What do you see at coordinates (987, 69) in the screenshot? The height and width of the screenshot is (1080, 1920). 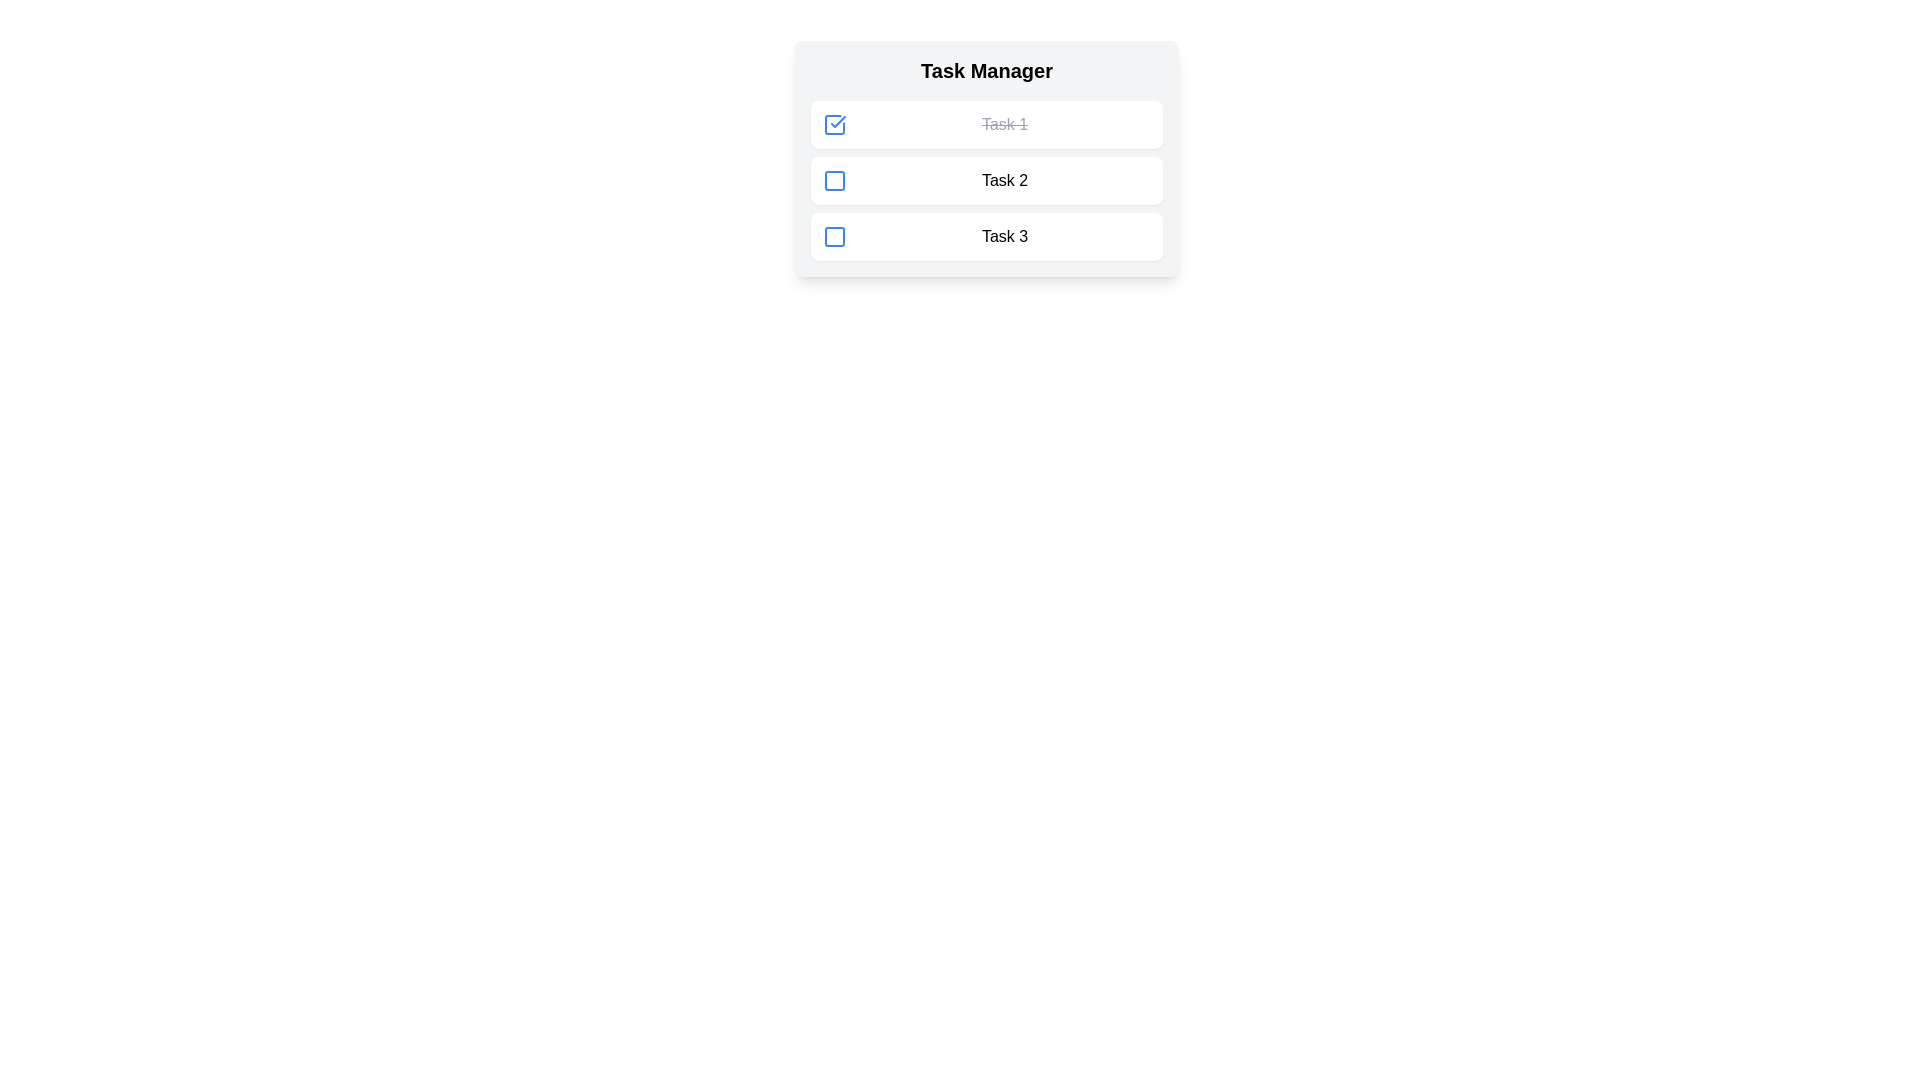 I see `the header text 'Task Manager' to read or copy` at bounding box center [987, 69].